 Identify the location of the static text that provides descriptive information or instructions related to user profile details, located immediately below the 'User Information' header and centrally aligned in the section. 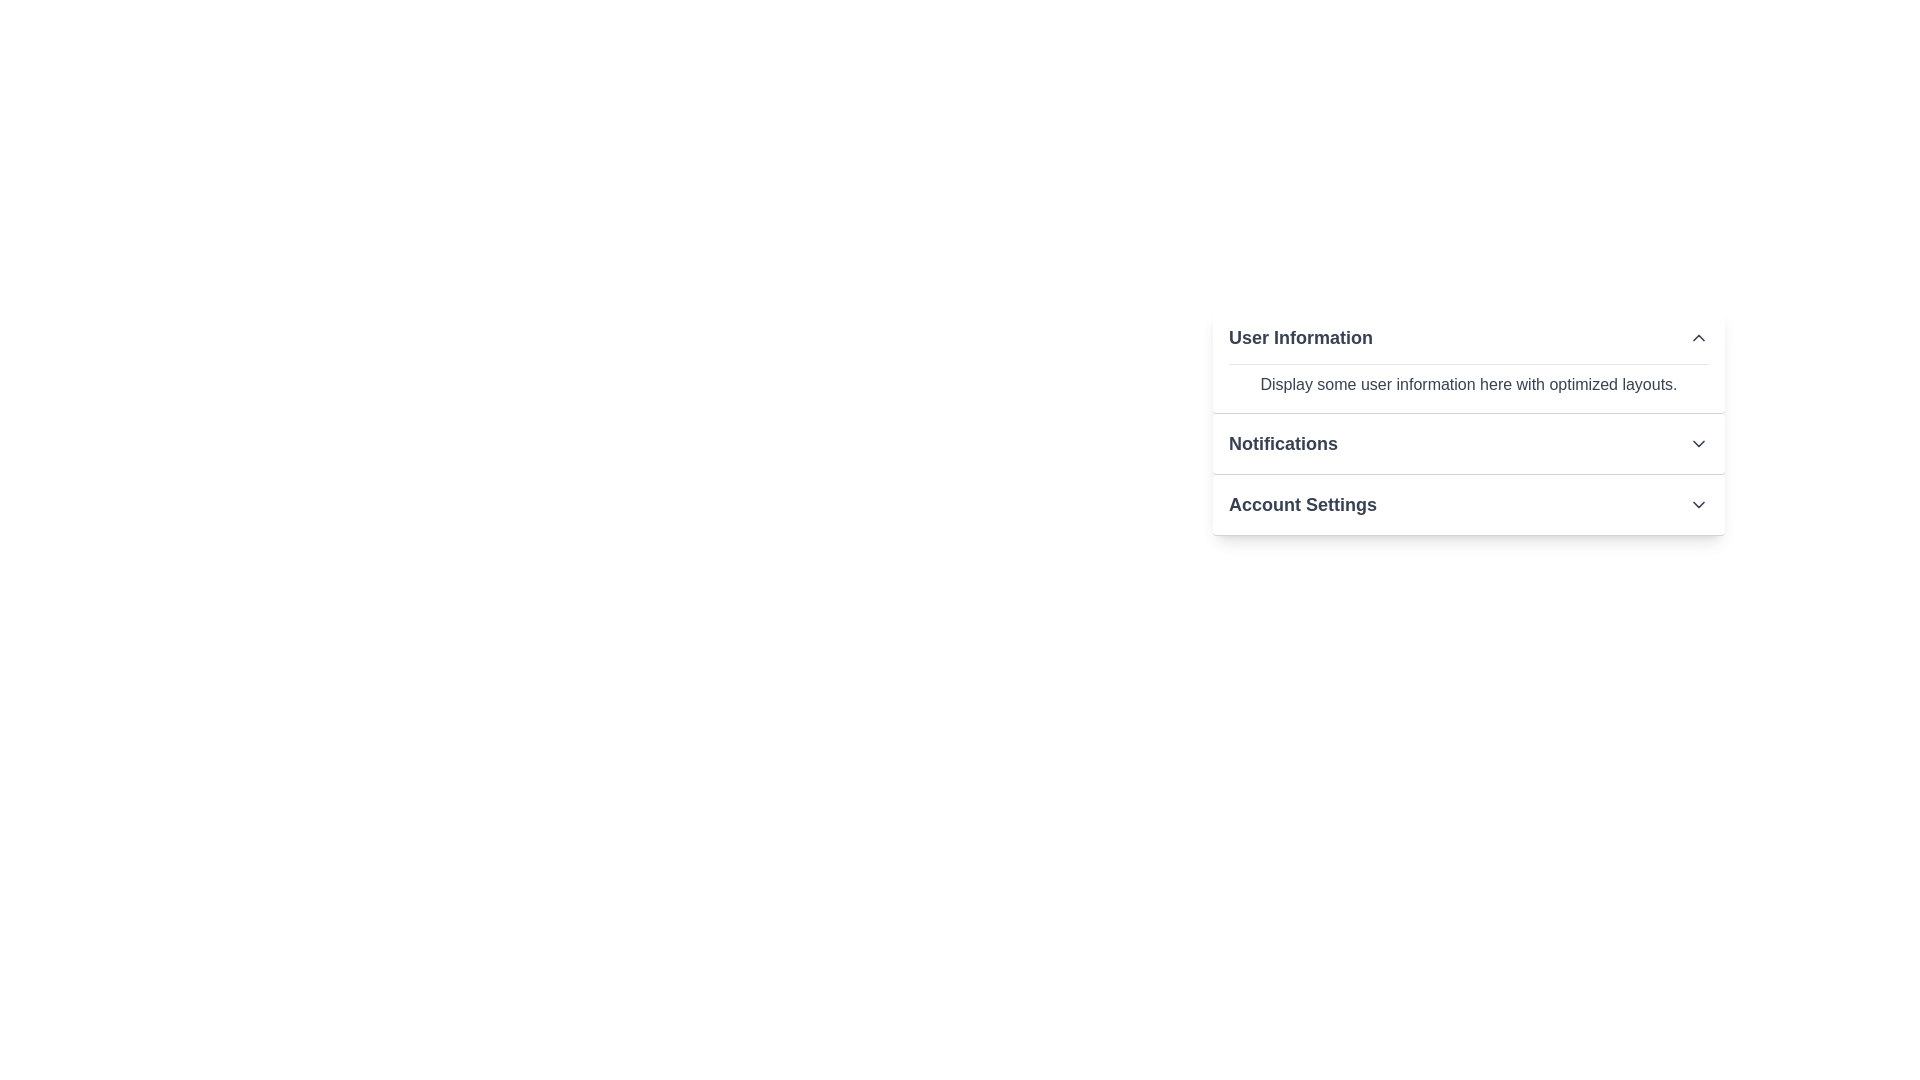
(1468, 385).